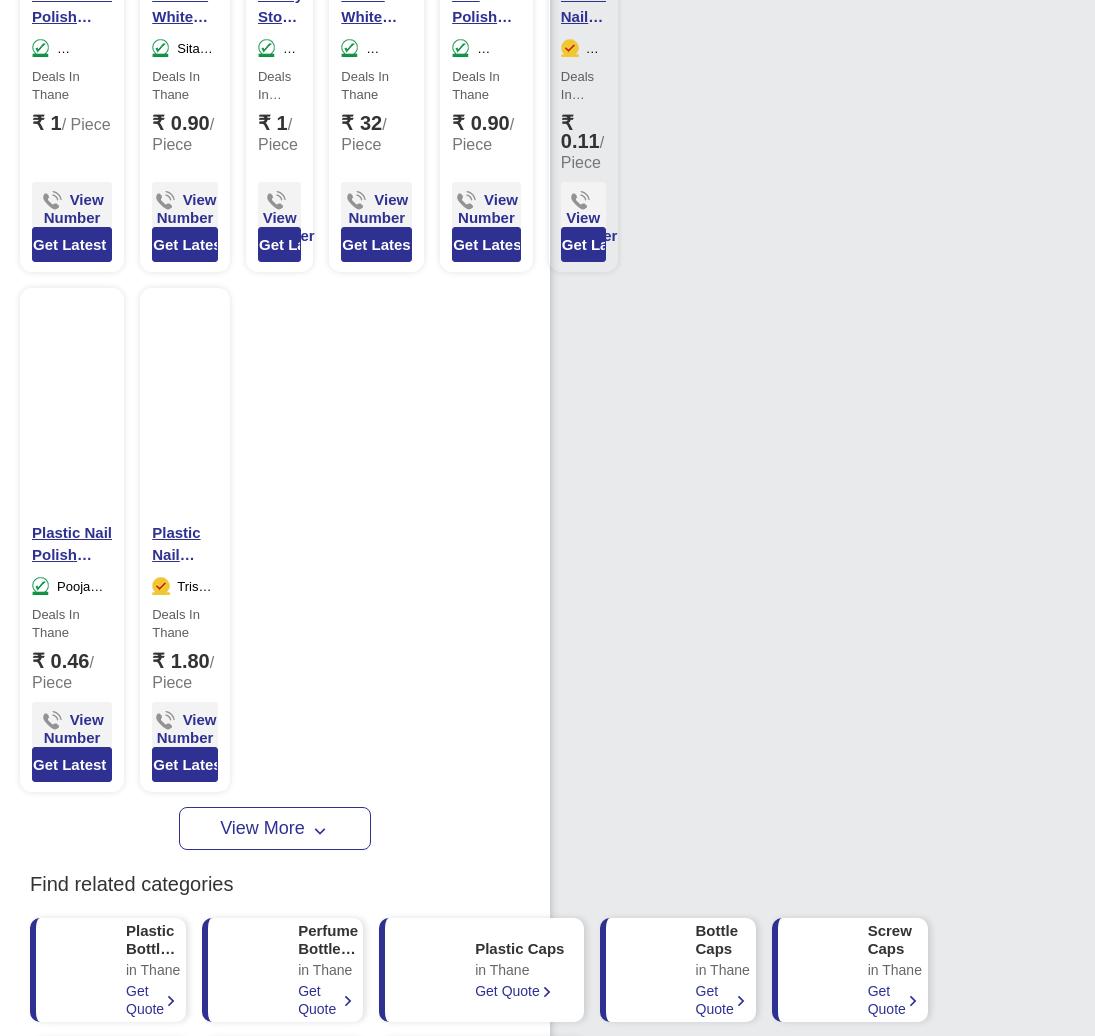 The width and height of the screenshot is (1095, 1036). Describe the element at coordinates (375, 66) in the screenshot. I see `'D.H.Plastics'` at that location.